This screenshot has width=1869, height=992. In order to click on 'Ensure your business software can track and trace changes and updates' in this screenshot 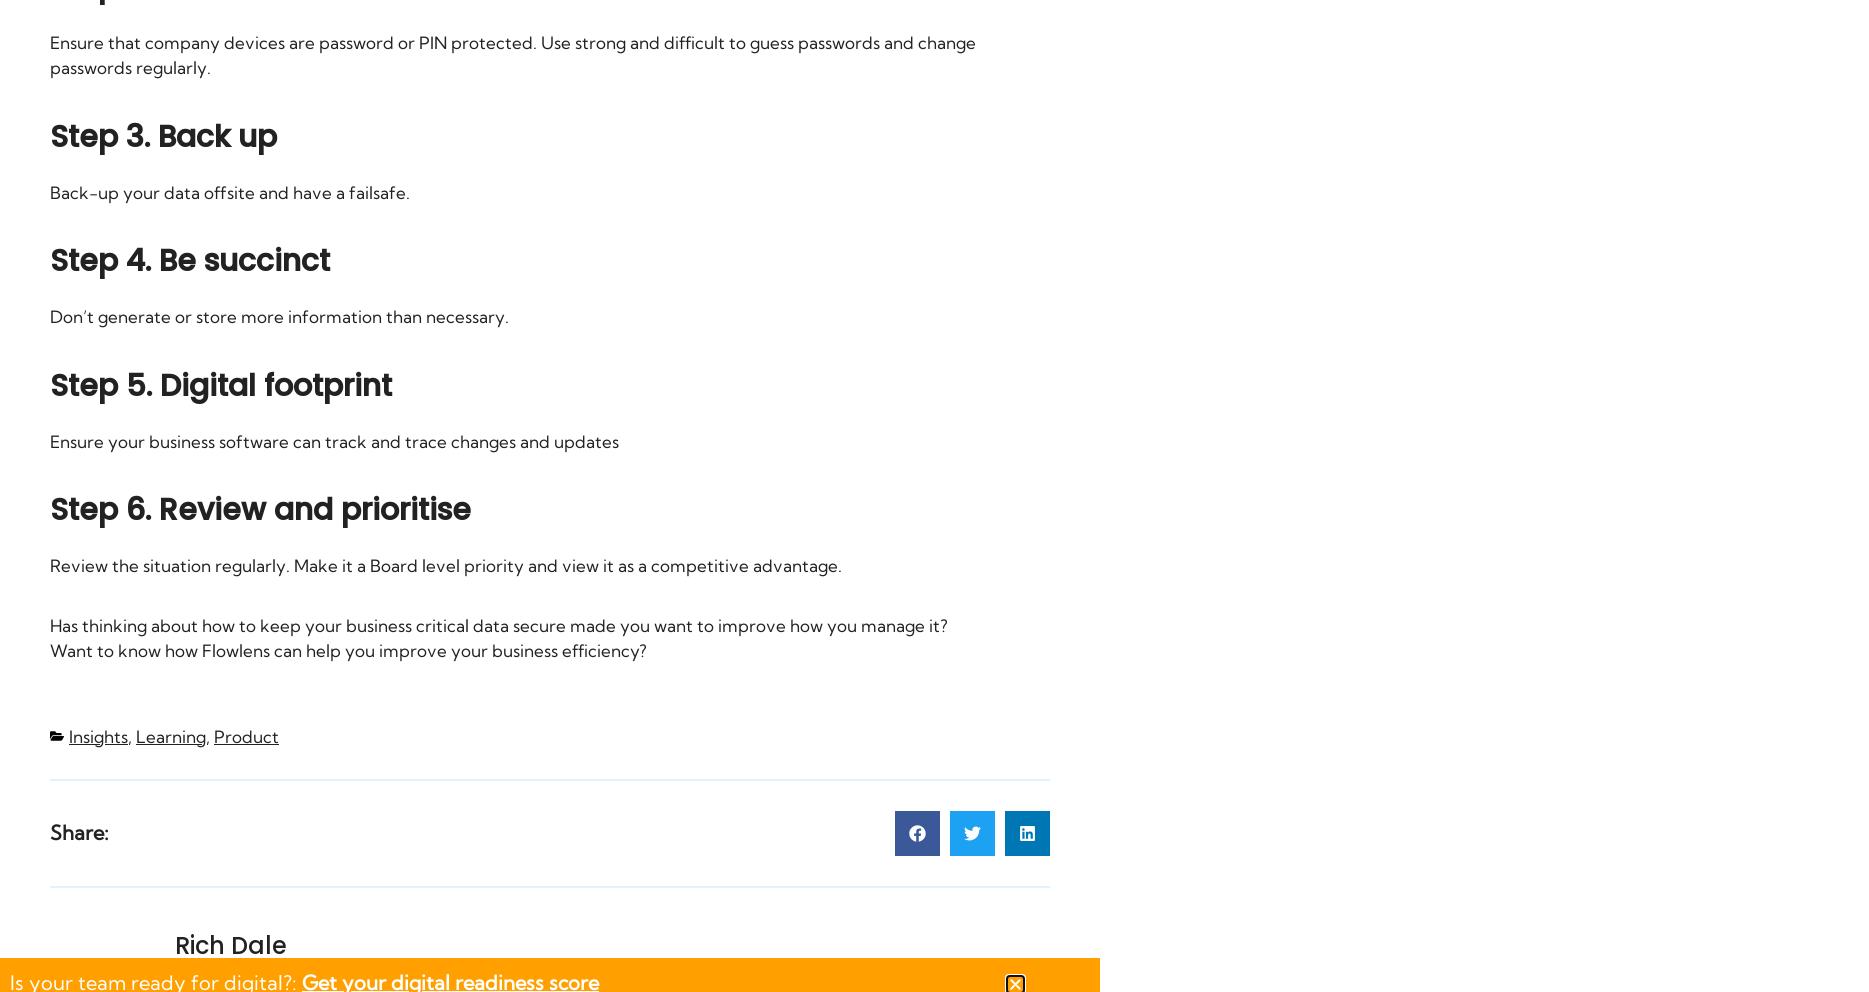, I will do `click(334, 439)`.